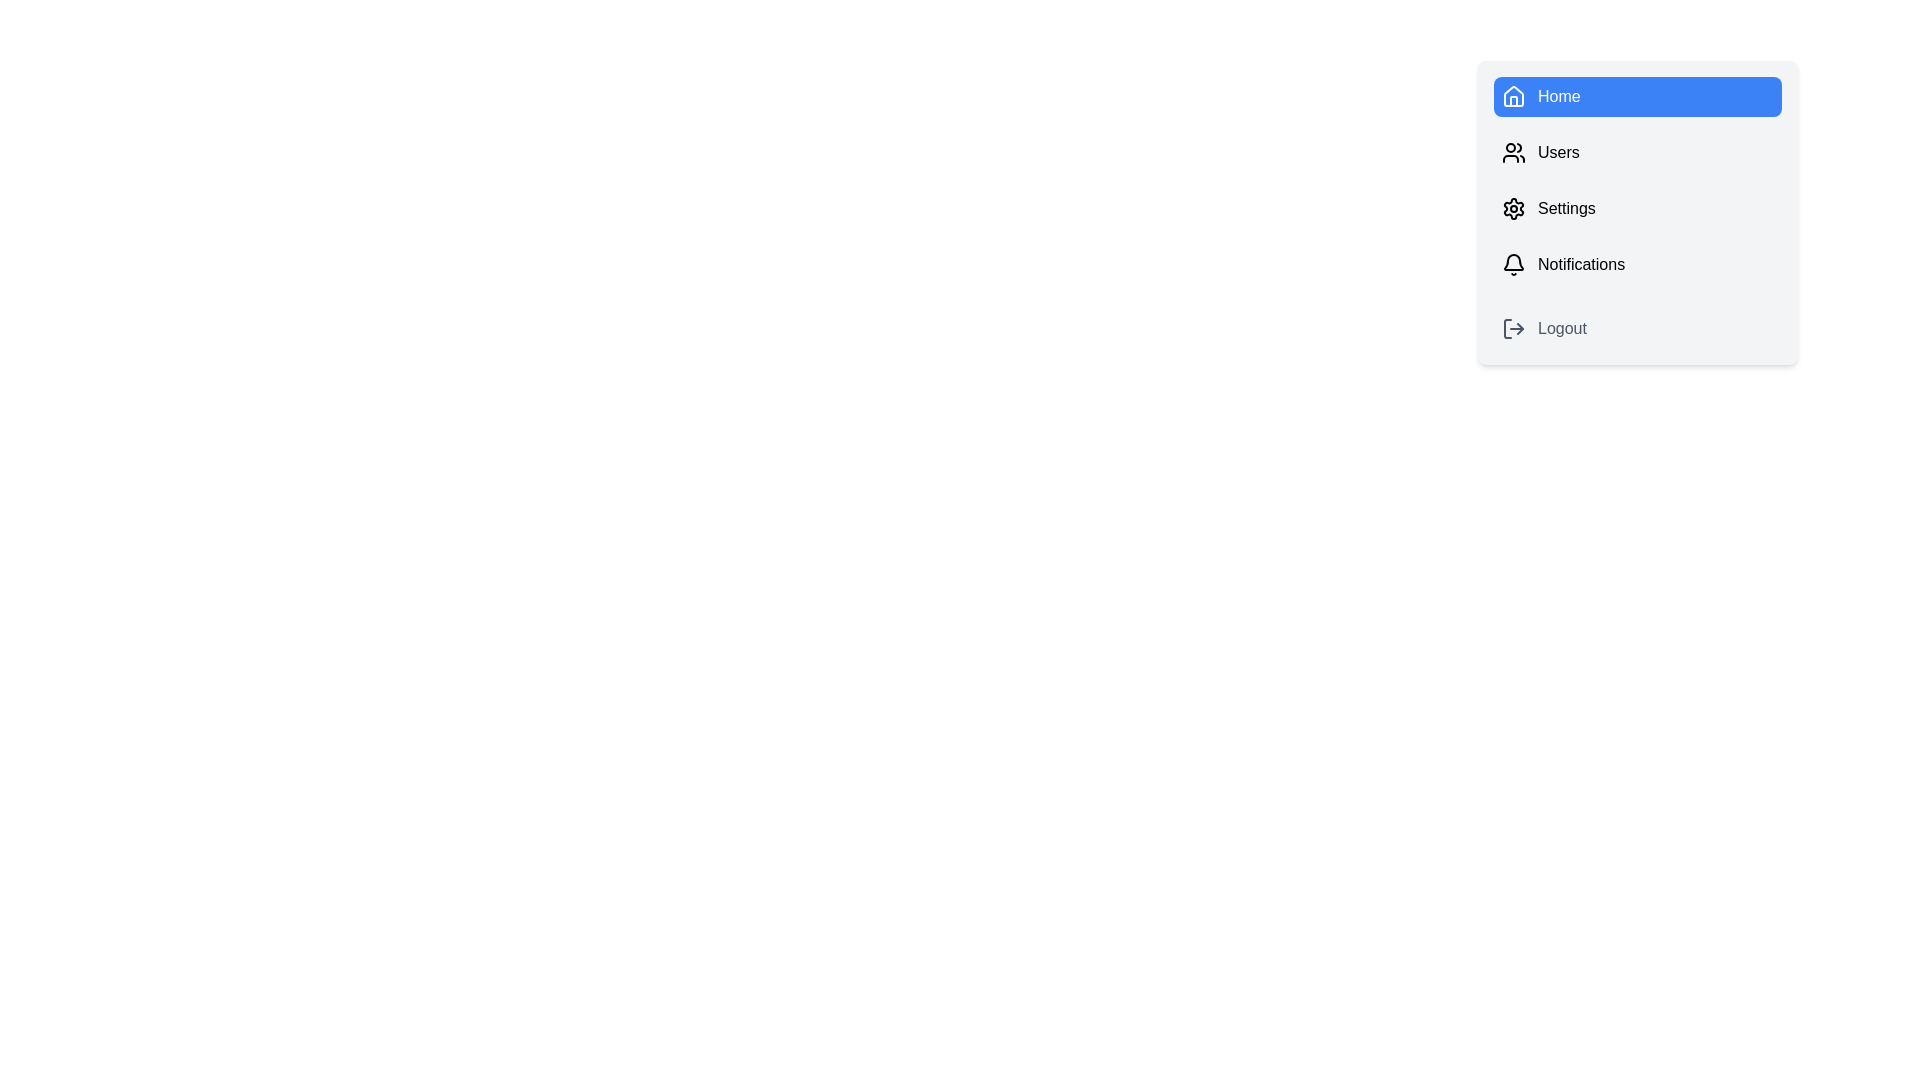 The height and width of the screenshot is (1080, 1920). Describe the element at coordinates (1513, 96) in the screenshot. I see `the 'Home' visual icon` at that location.